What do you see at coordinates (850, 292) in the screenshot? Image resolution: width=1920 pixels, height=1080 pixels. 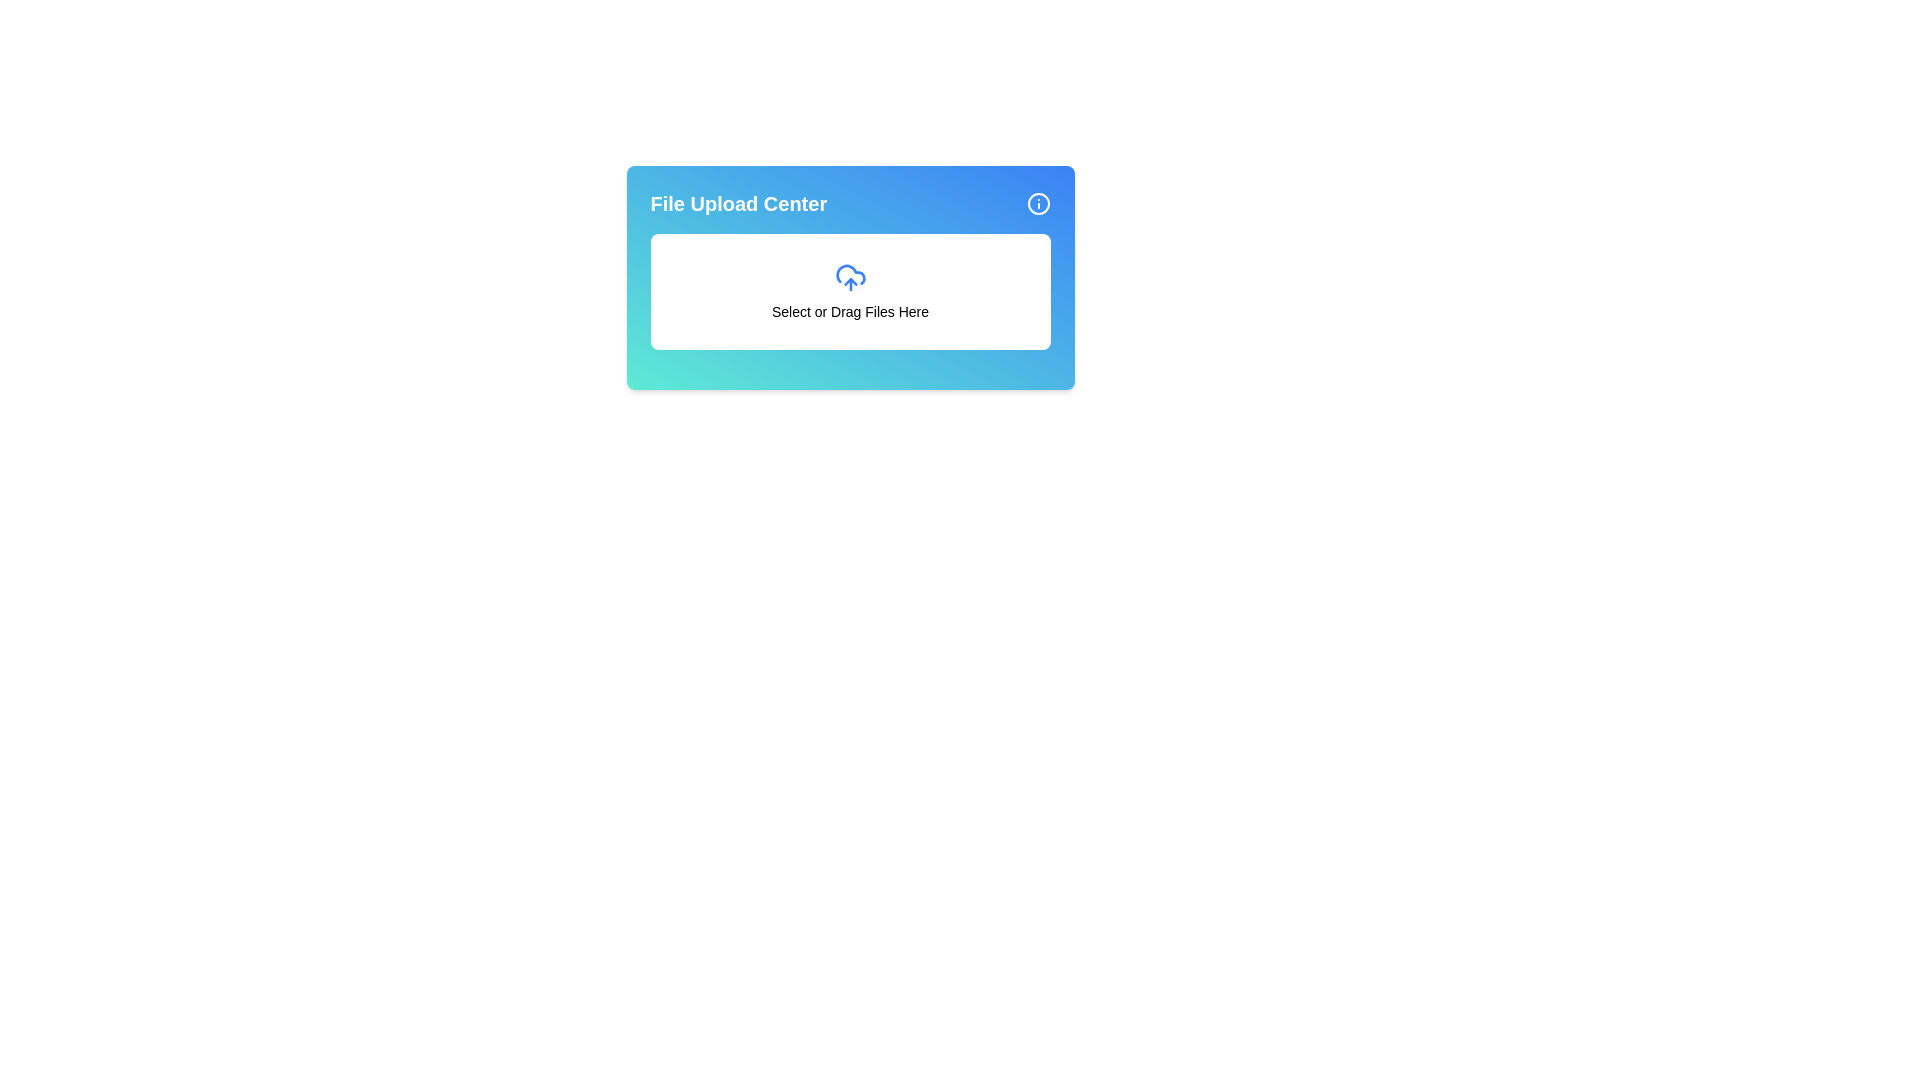 I see `the Interactive Upload Zone, which is a centrally positioned rectangle with rounded corners and contains an upload icon and the text 'Select or Drag Files Here', to observe potential visual feedback` at bounding box center [850, 292].